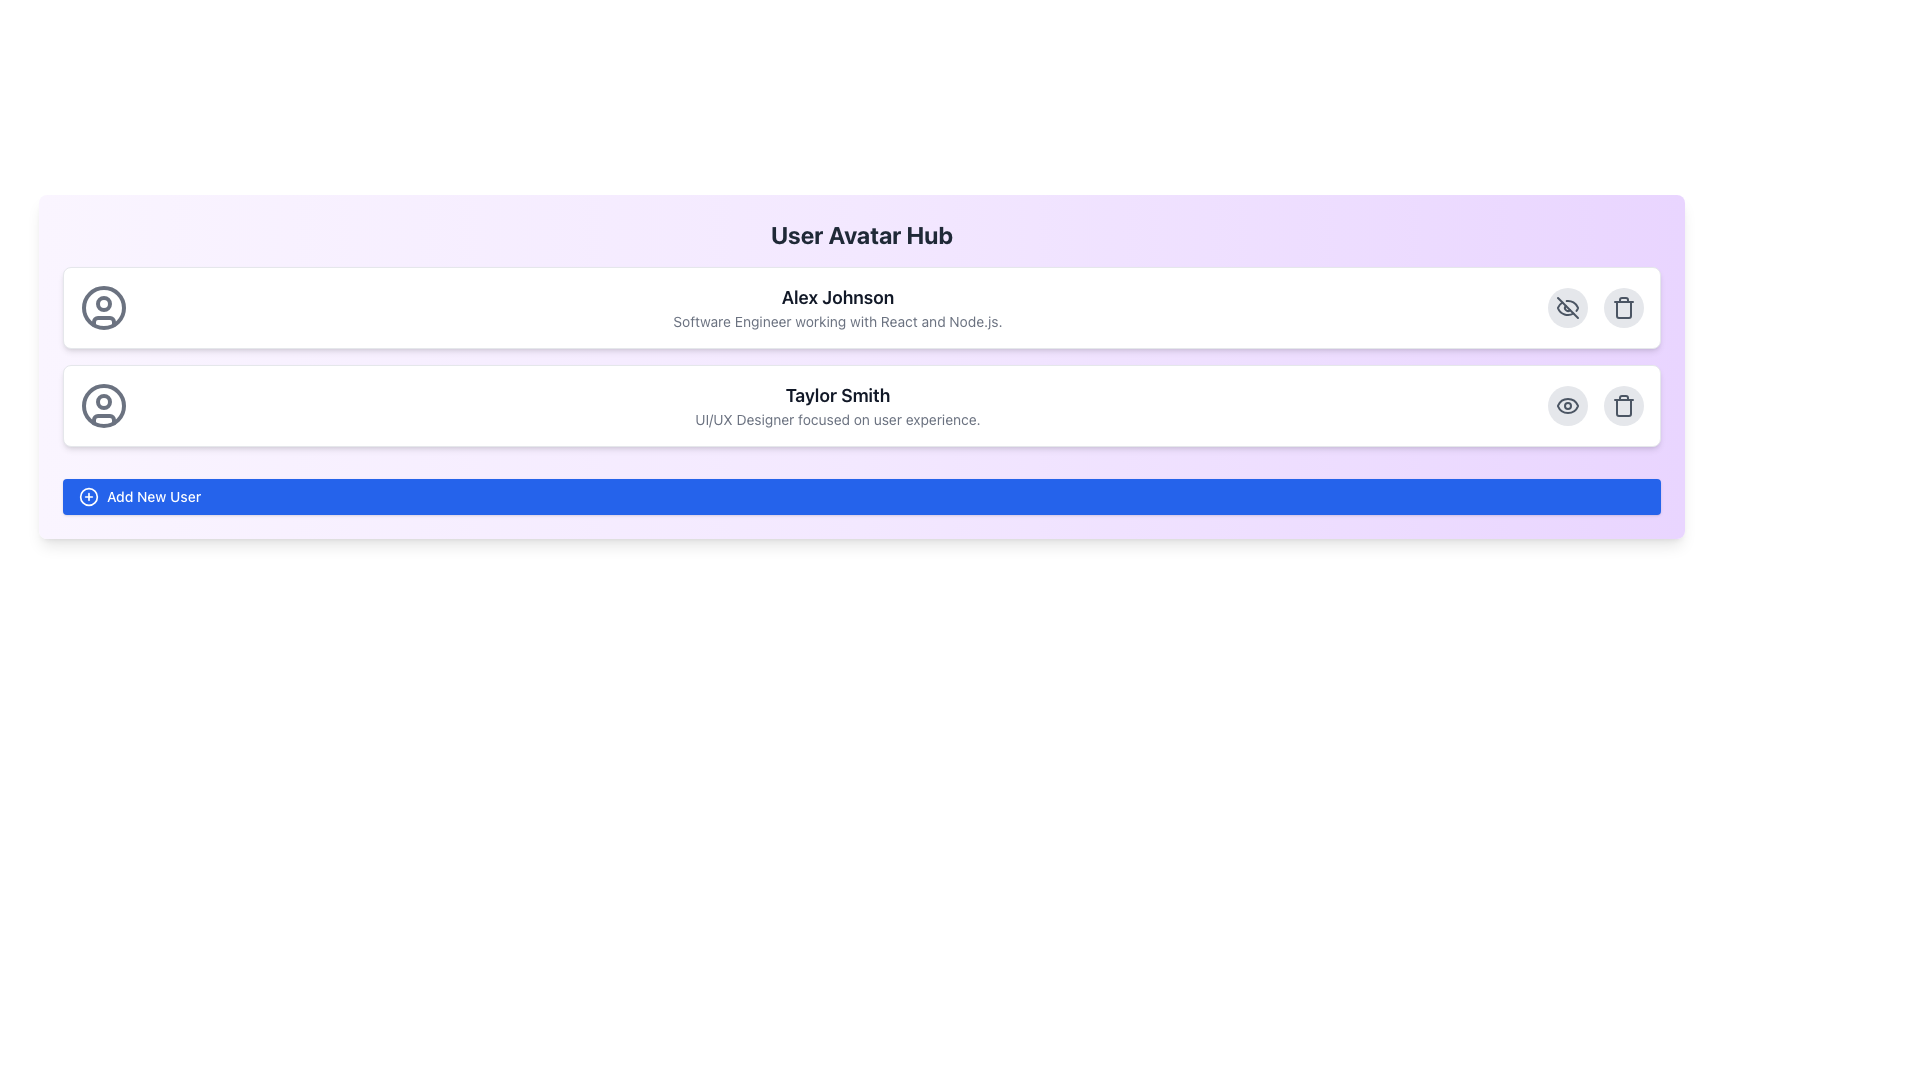  What do you see at coordinates (1623, 405) in the screenshot?
I see `the delete action icon located at the far right of the second user entry in the list, which is the third icon from the left in the horizontal arrangement of action icons` at bounding box center [1623, 405].